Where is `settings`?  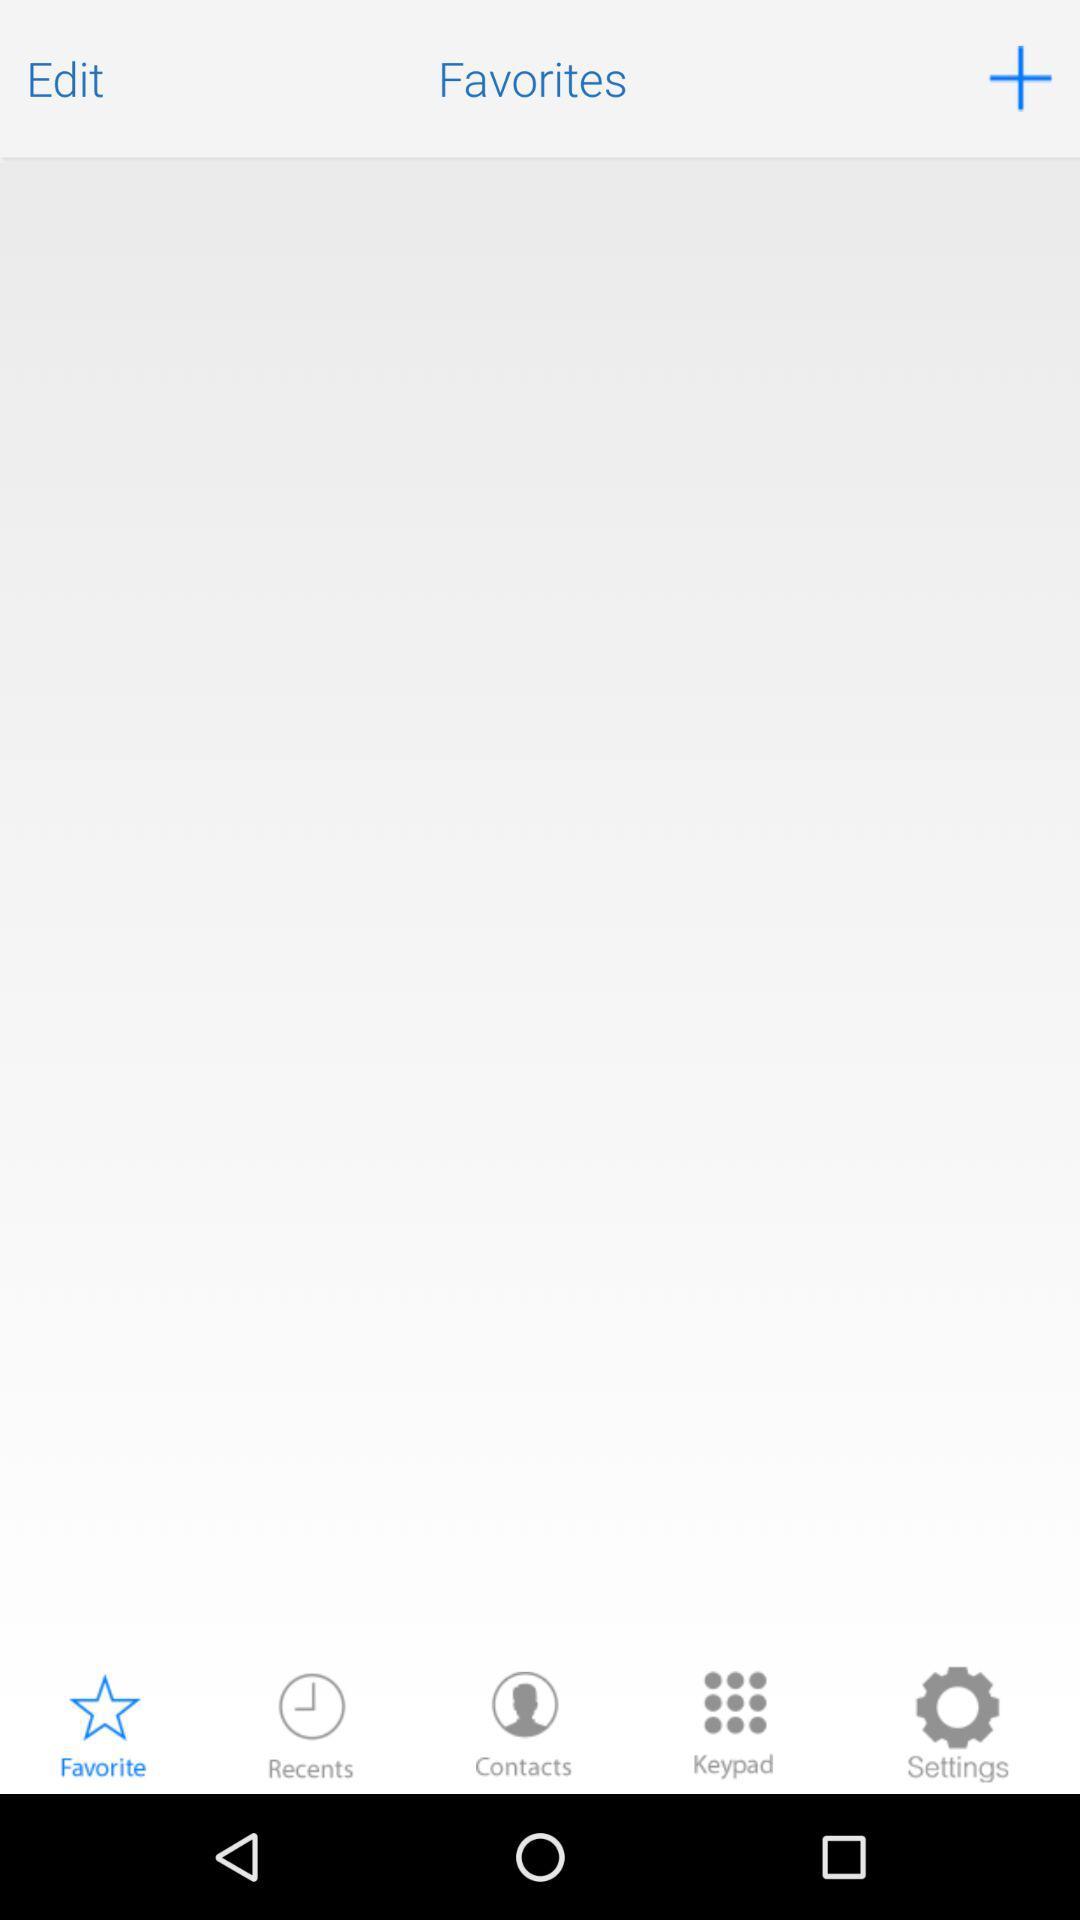 settings is located at coordinates (956, 1723).